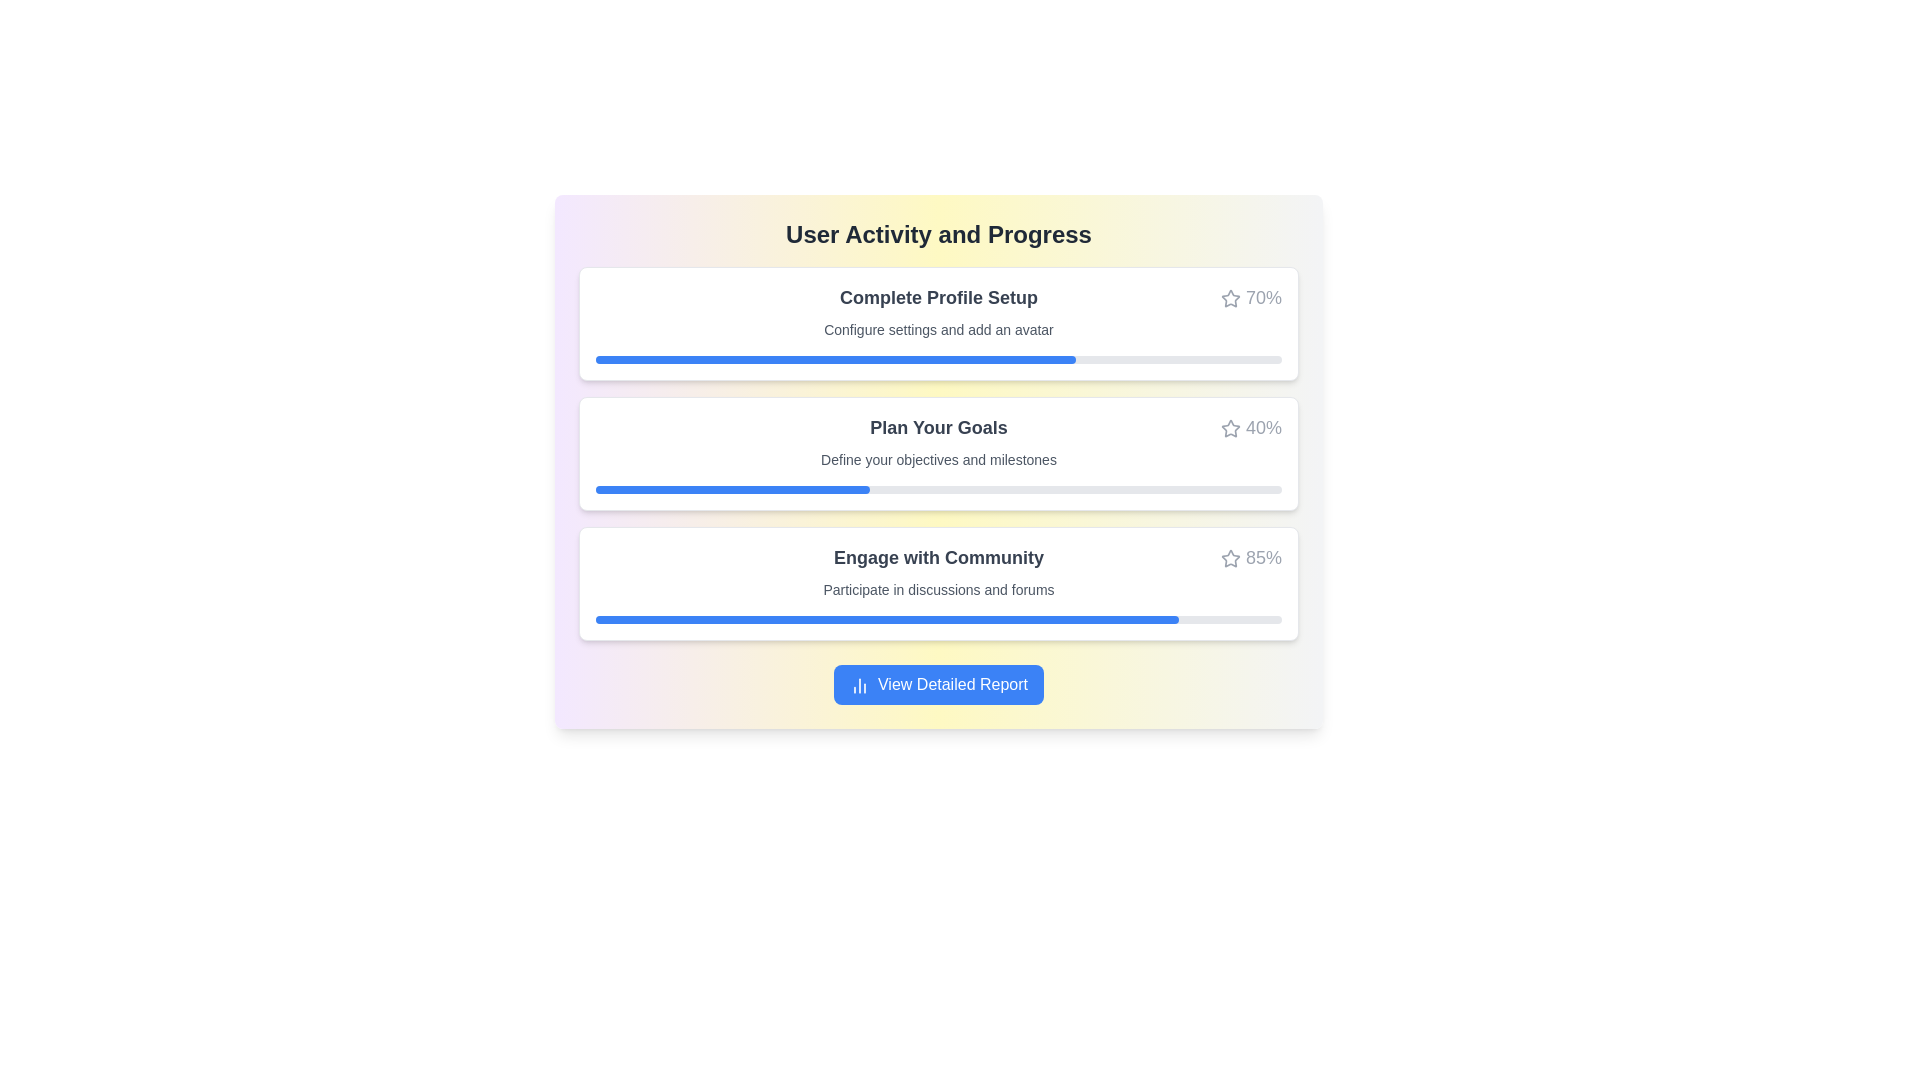 This screenshot has height=1080, width=1920. What do you see at coordinates (1250, 558) in the screenshot?
I see `the numeric value '85%' with a star icon located in the top-right corner of the 'Engage with Community' card, above the progress bar` at bounding box center [1250, 558].